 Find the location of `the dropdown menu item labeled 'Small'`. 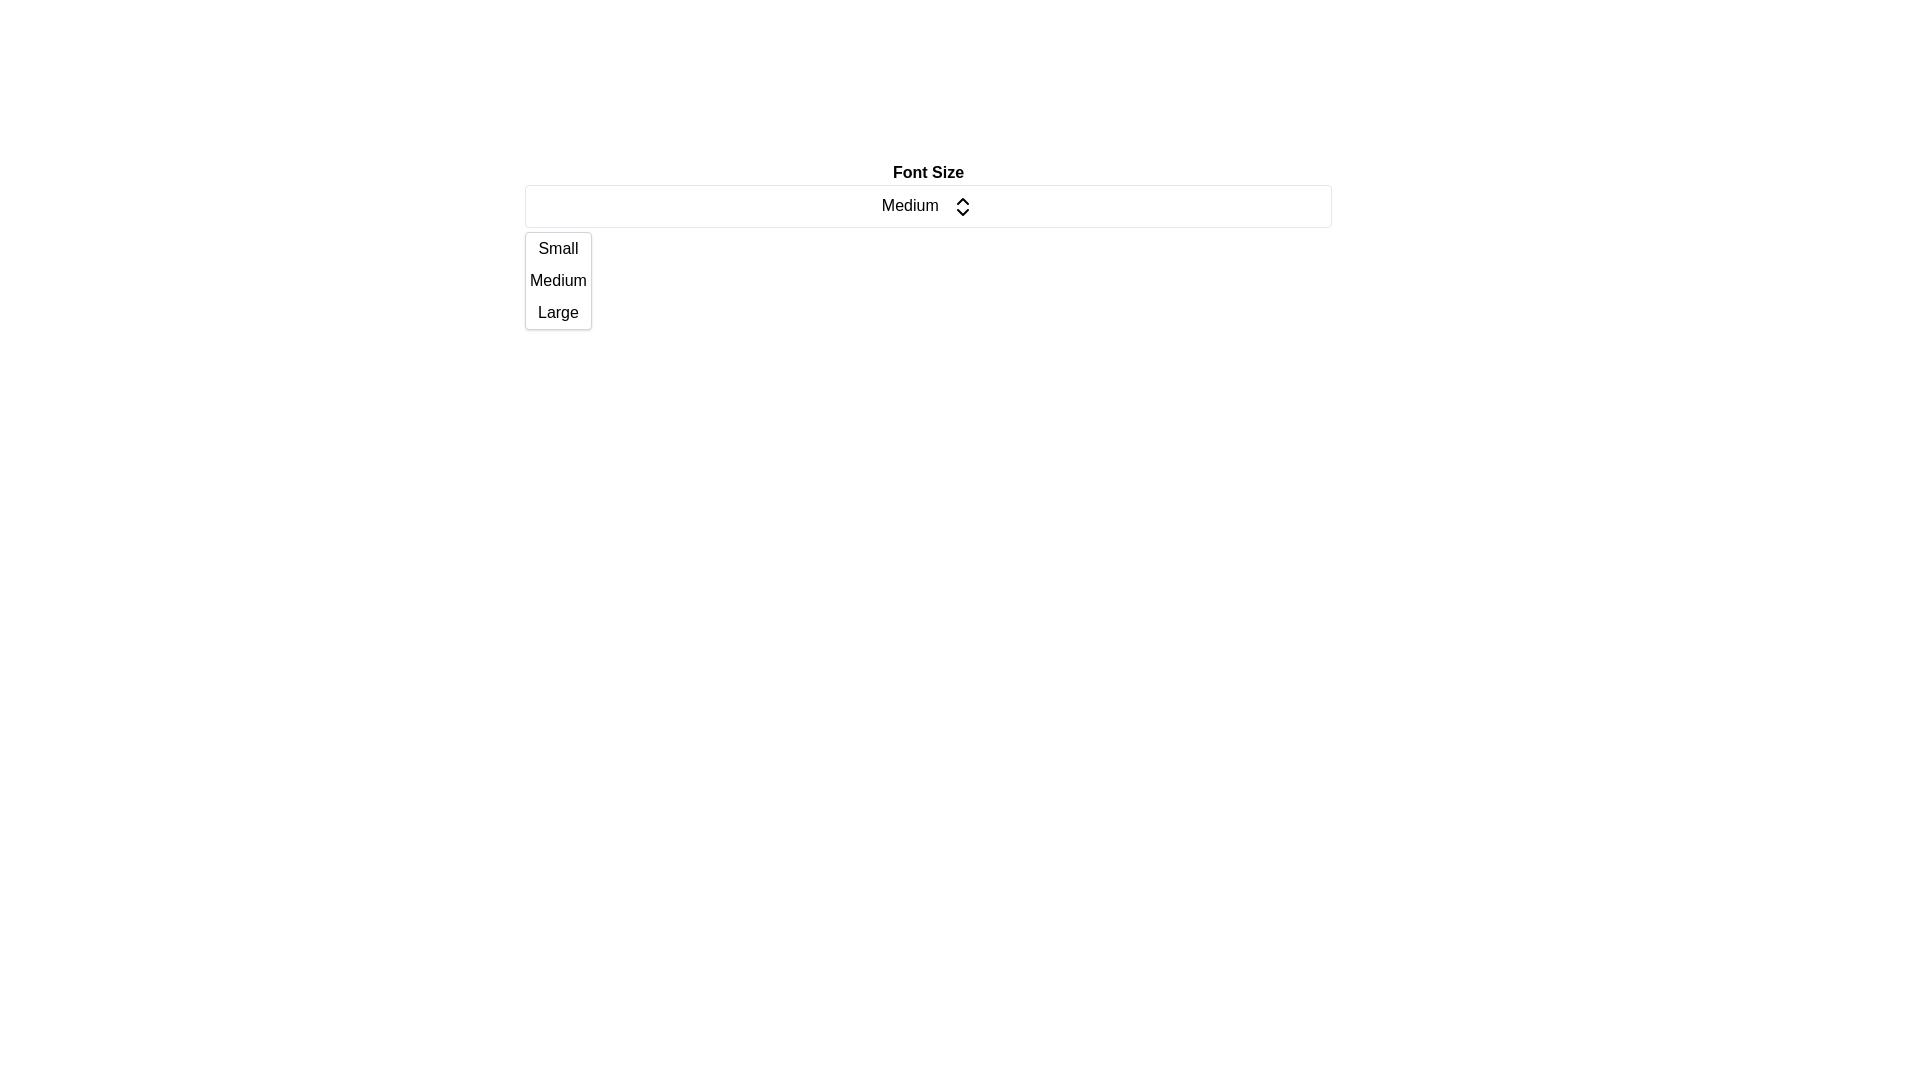

the dropdown menu item labeled 'Small' is located at coordinates (558, 247).